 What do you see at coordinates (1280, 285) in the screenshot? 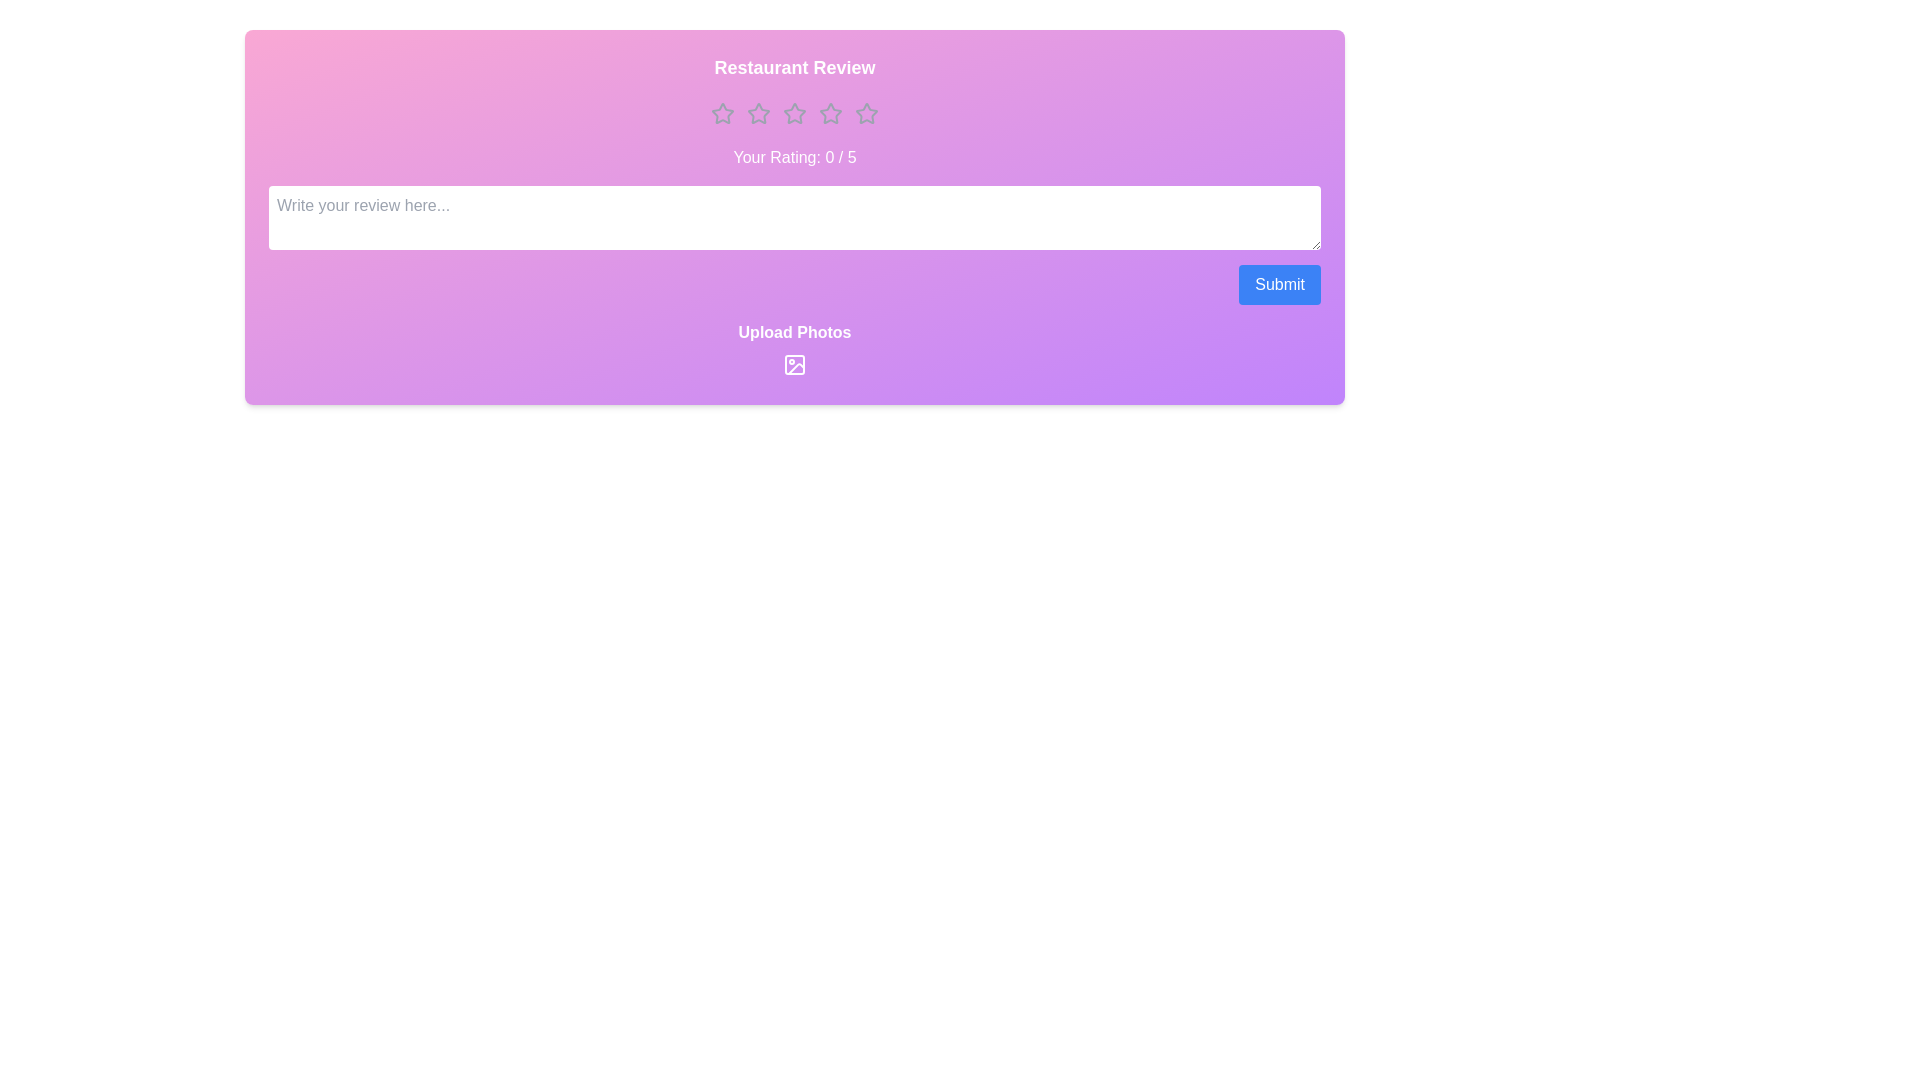
I see `the submit button to submit the review` at bounding box center [1280, 285].